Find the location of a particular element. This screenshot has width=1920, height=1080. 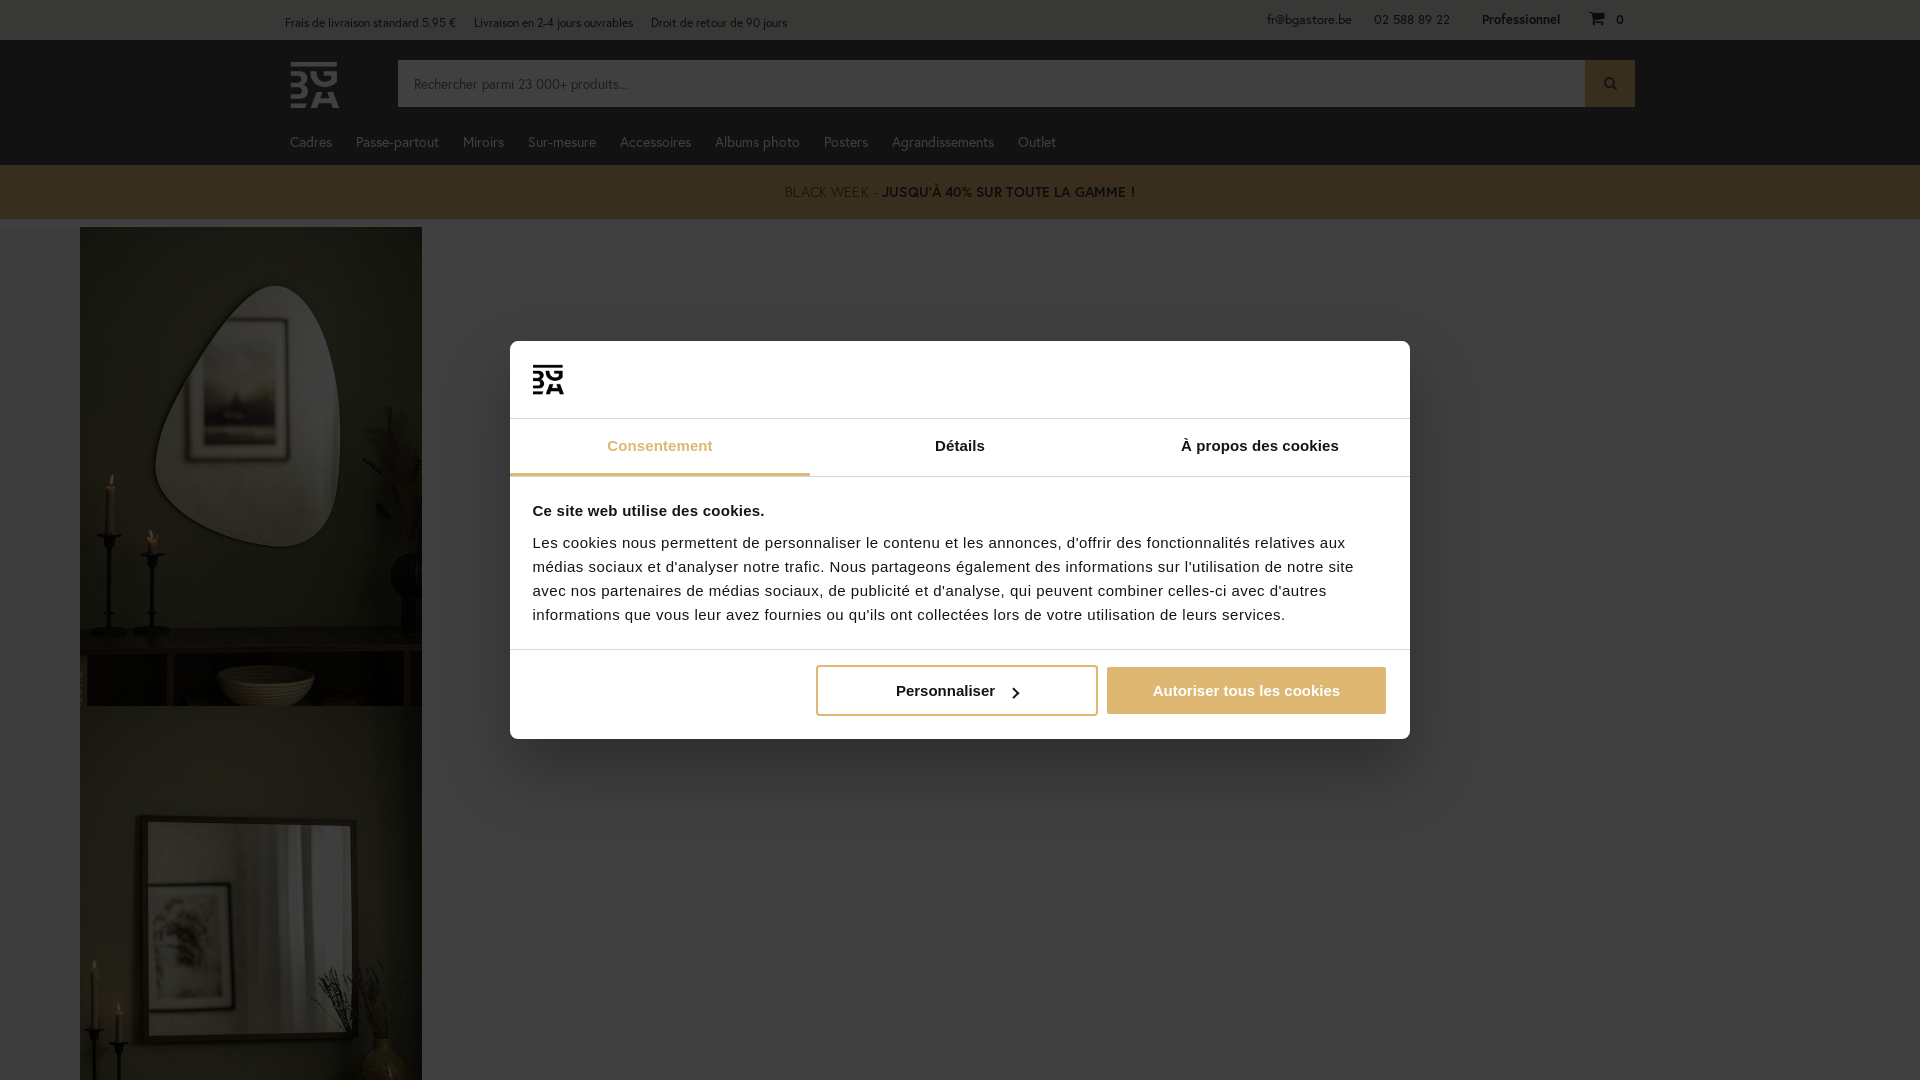

'Personnaliser' is located at coordinates (955, 689).